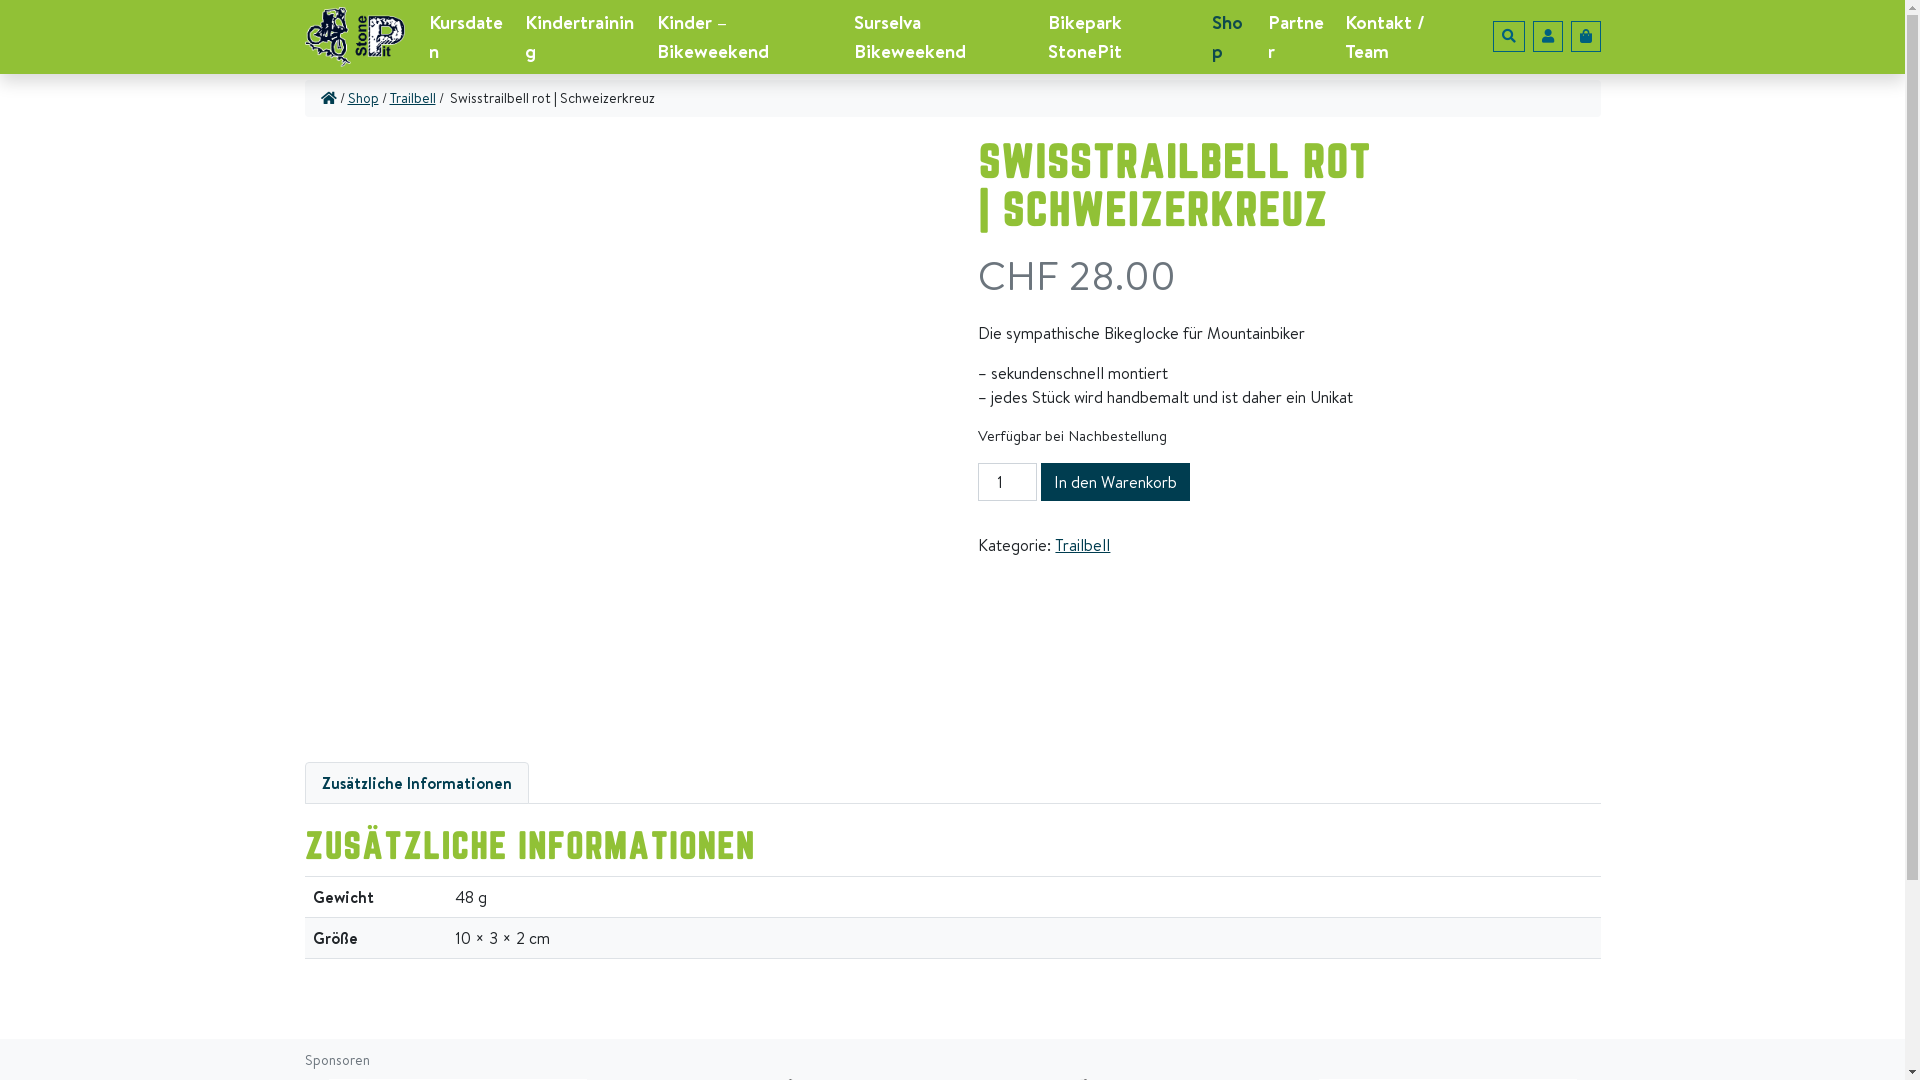 Image resolution: width=1920 pixels, height=1080 pixels. Describe the element at coordinates (1081, 544) in the screenshot. I see `'Trailbell'` at that location.